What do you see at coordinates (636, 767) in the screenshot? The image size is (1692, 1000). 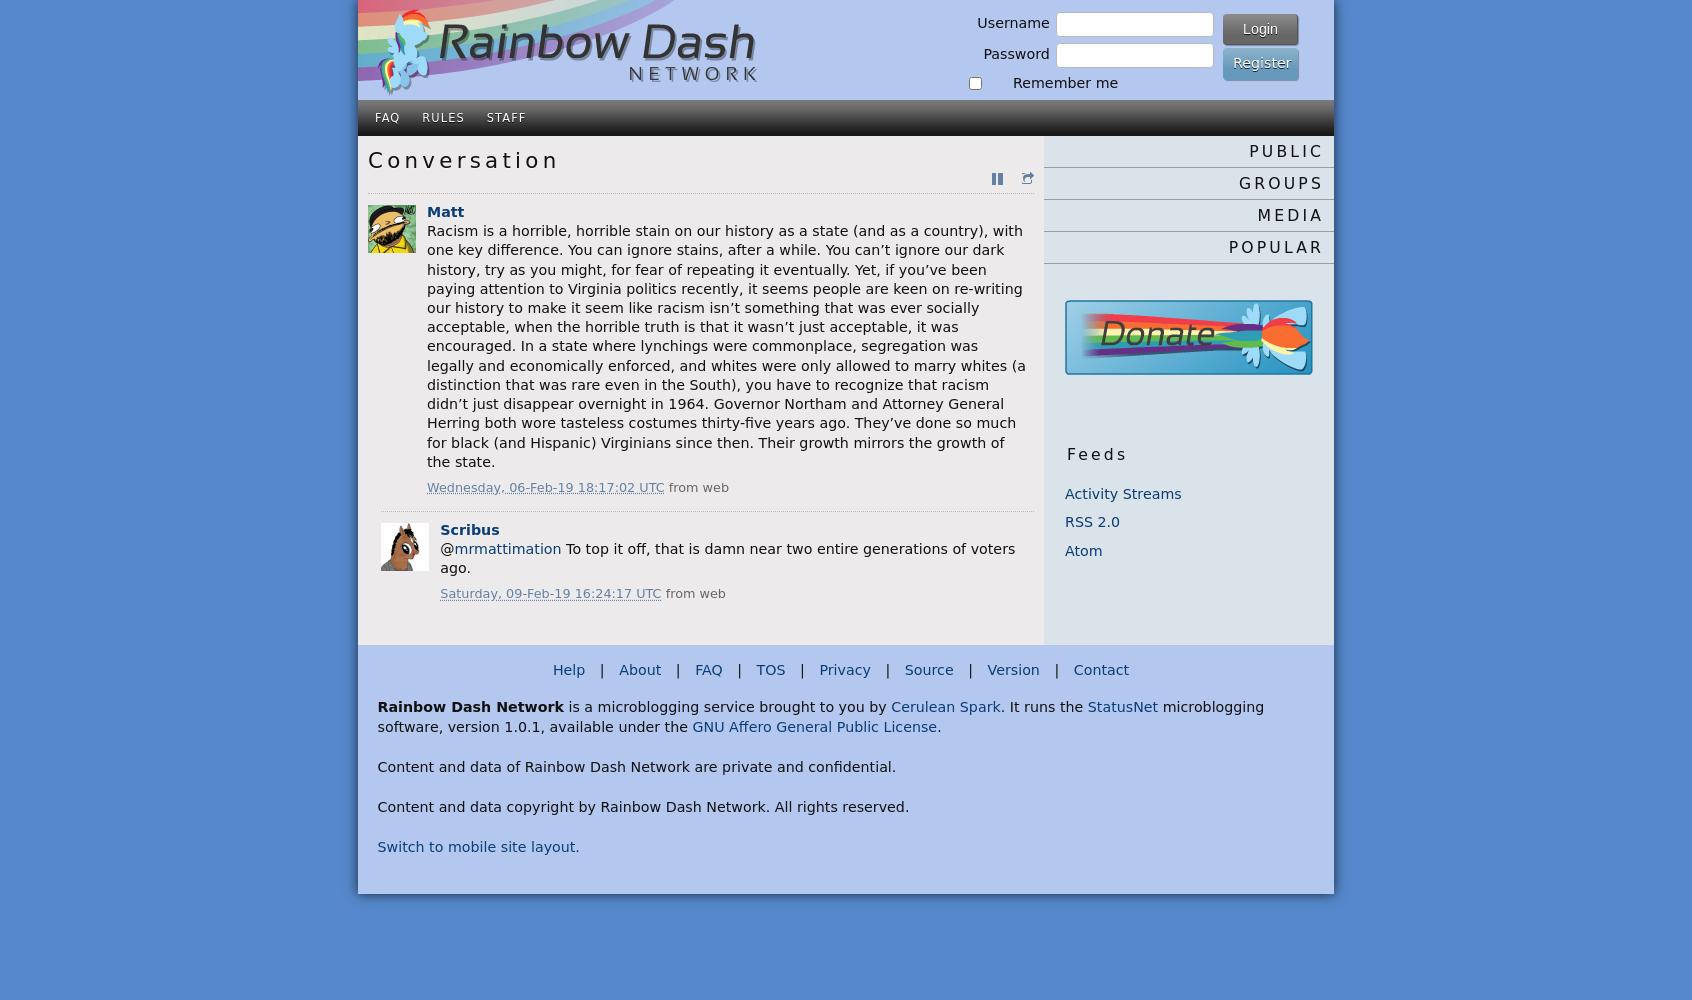 I see `'Content and data of Rainbow Dash Network are private and confidential.'` at bounding box center [636, 767].